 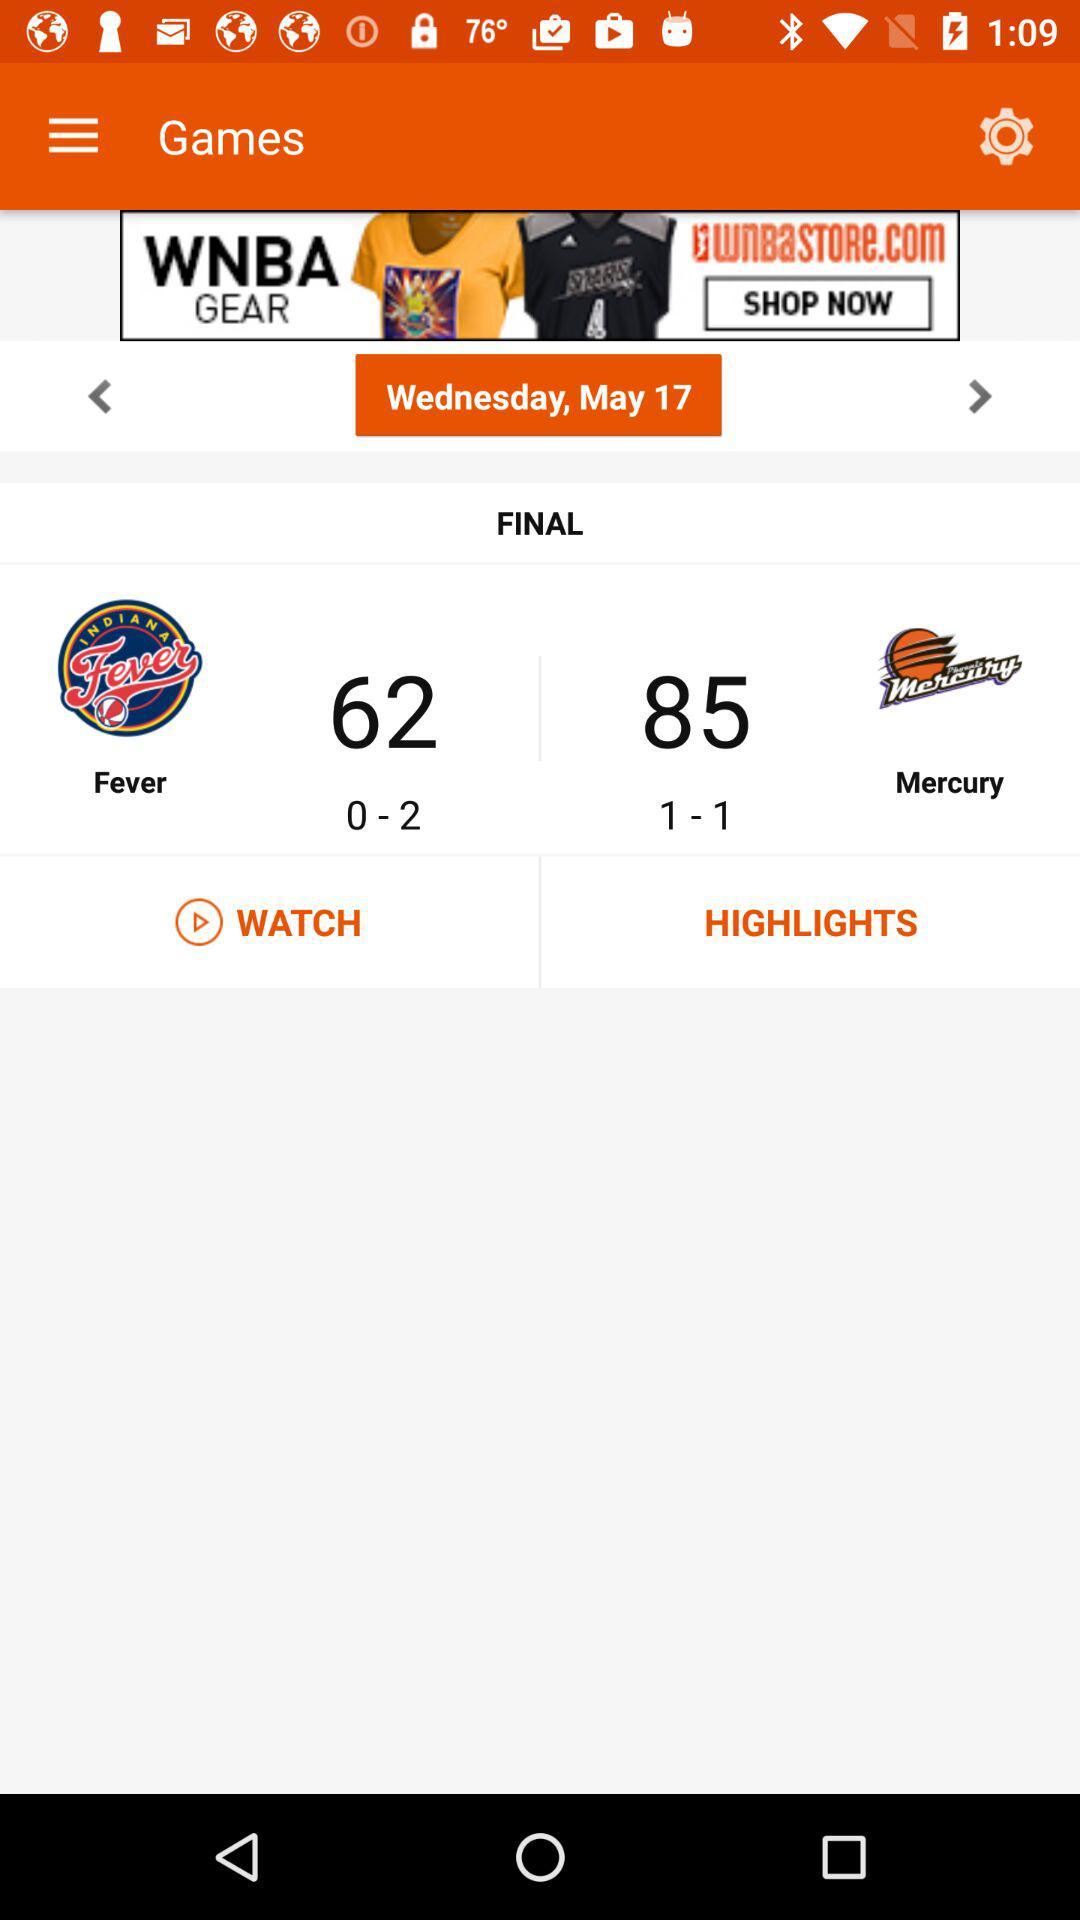 I want to click on click add, so click(x=540, y=274).